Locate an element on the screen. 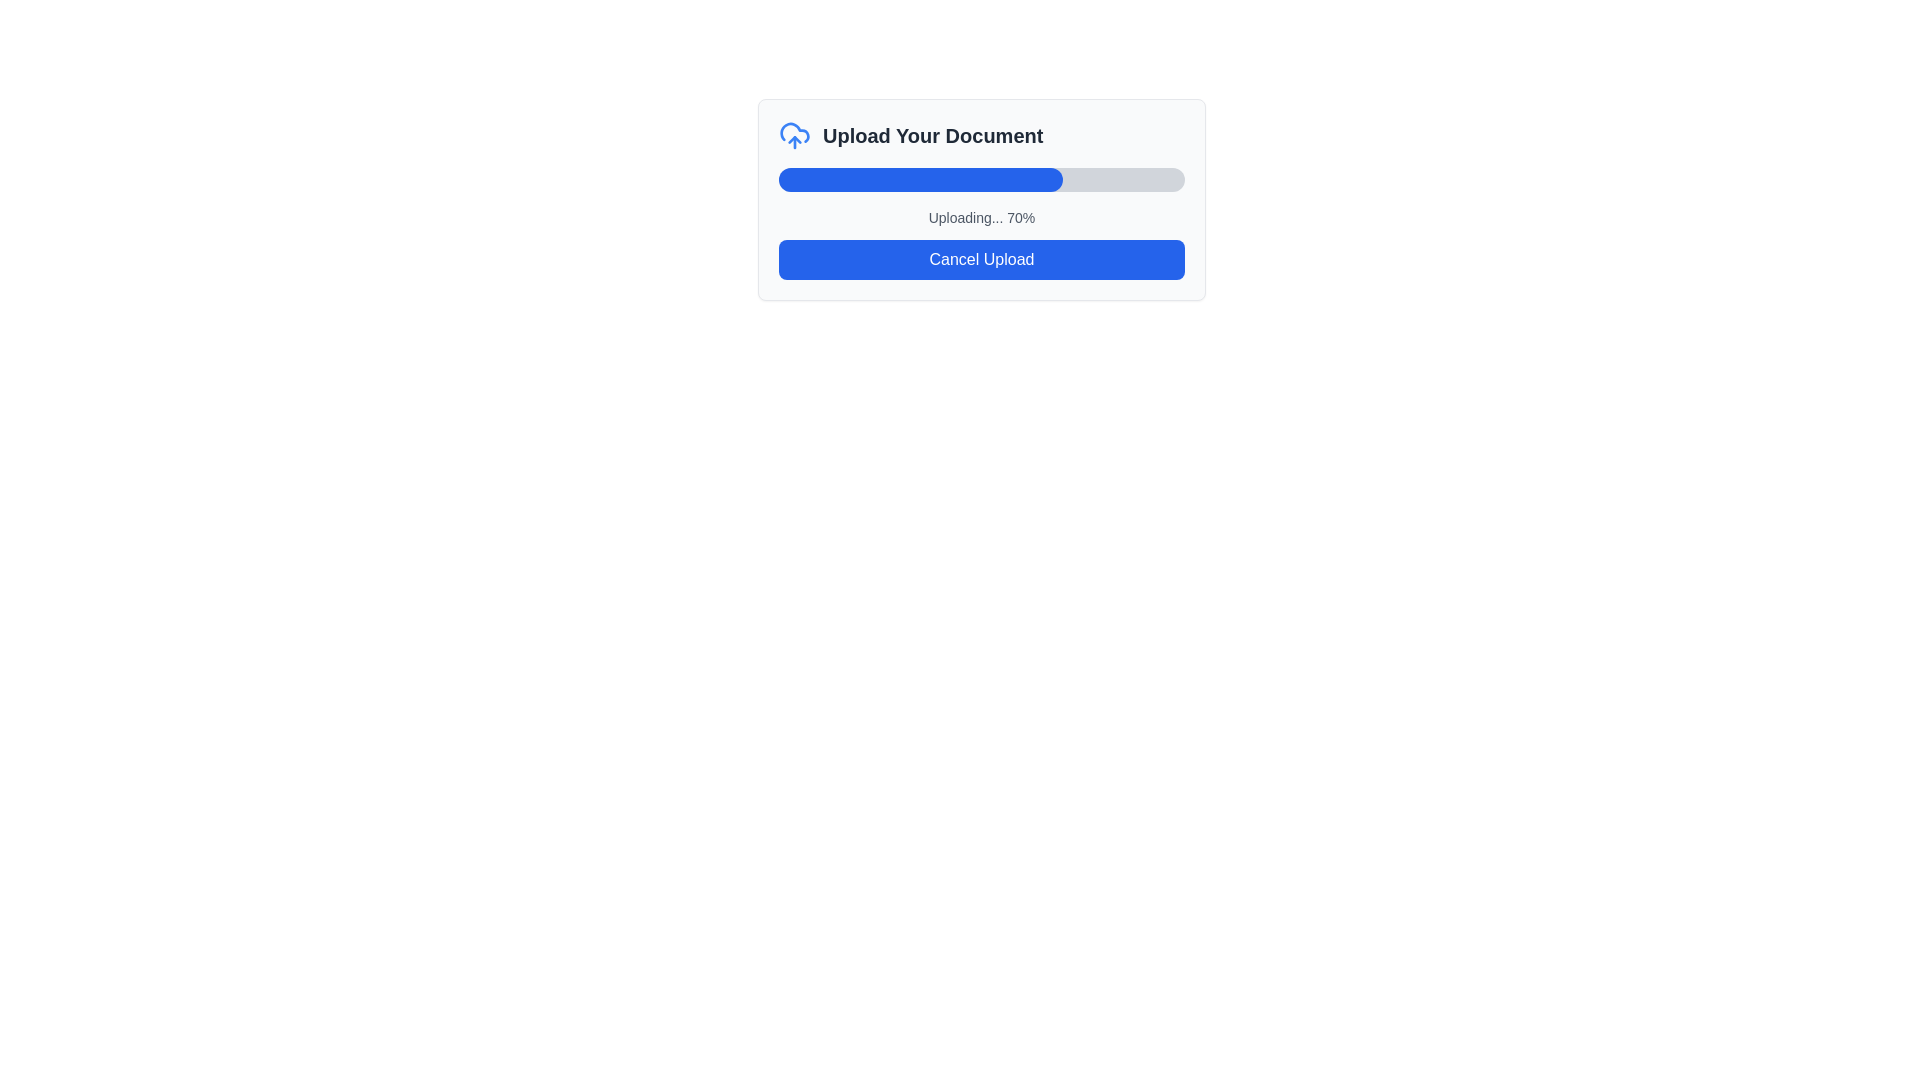 The height and width of the screenshot is (1080, 1920). the text label that reads 'Upload Your Document.' which is prominently displayed in bold dark gray font, located to the right of the cloud icon in the top section of the card interface is located at coordinates (932, 135).